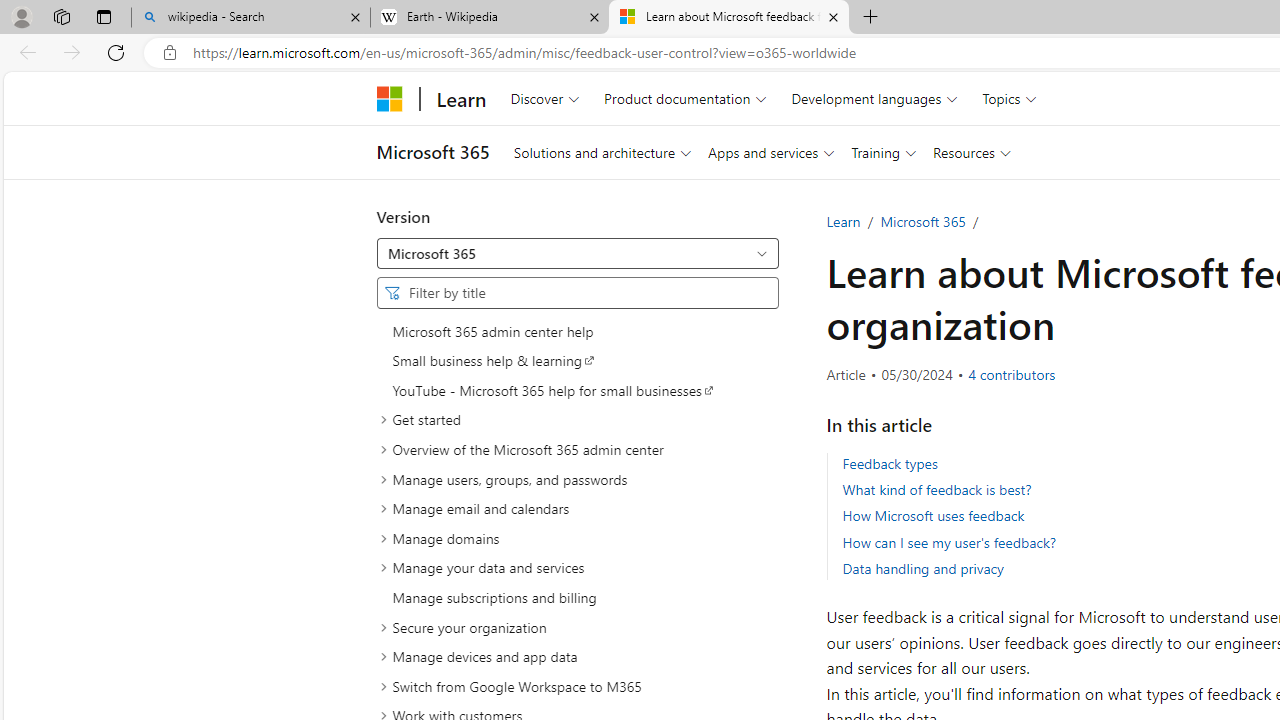  Describe the element at coordinates (114, 51) in the screenshot. I see `'Refresh'` at that location.